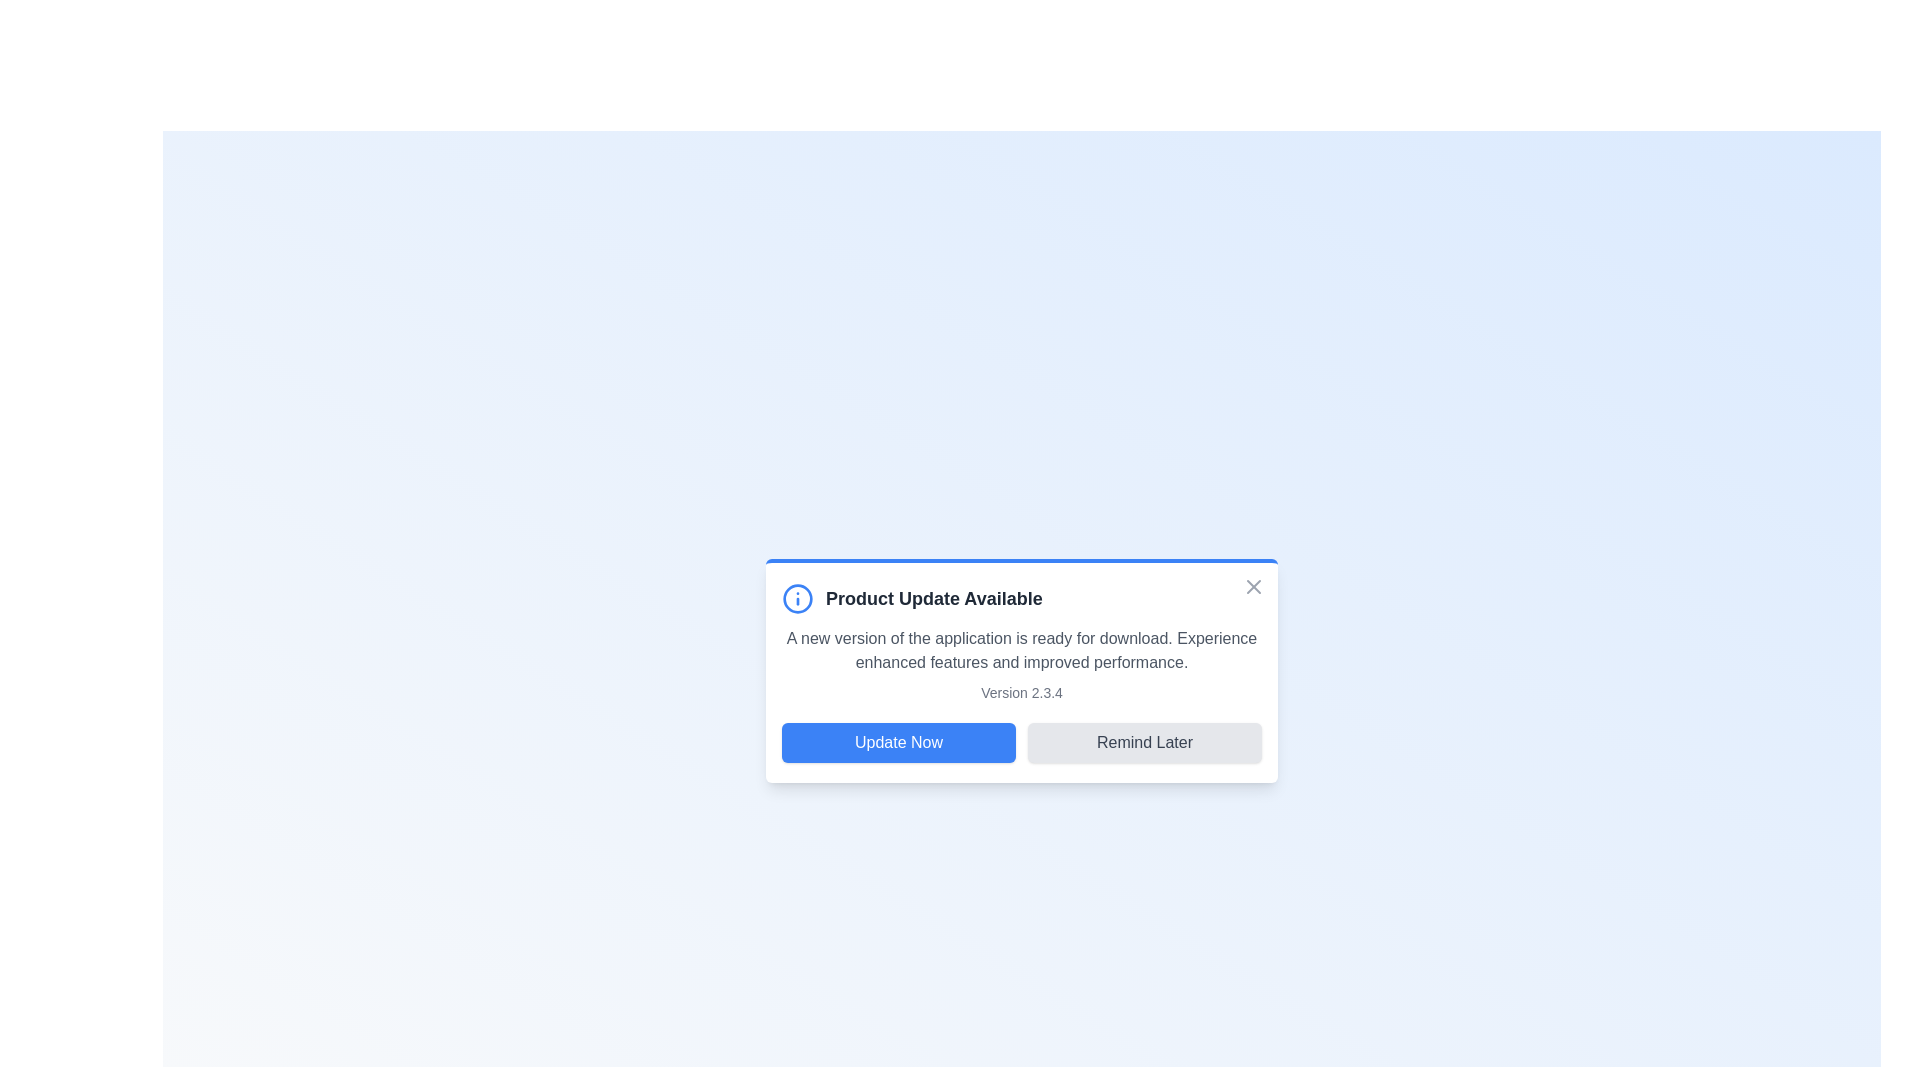 This screenshot has height=1080, width=1920. What do you see at coordinates (897, 743) in the screenshot?
I see `the 'Update Now' button to initiate the update process` at bounding box center [897, 743].